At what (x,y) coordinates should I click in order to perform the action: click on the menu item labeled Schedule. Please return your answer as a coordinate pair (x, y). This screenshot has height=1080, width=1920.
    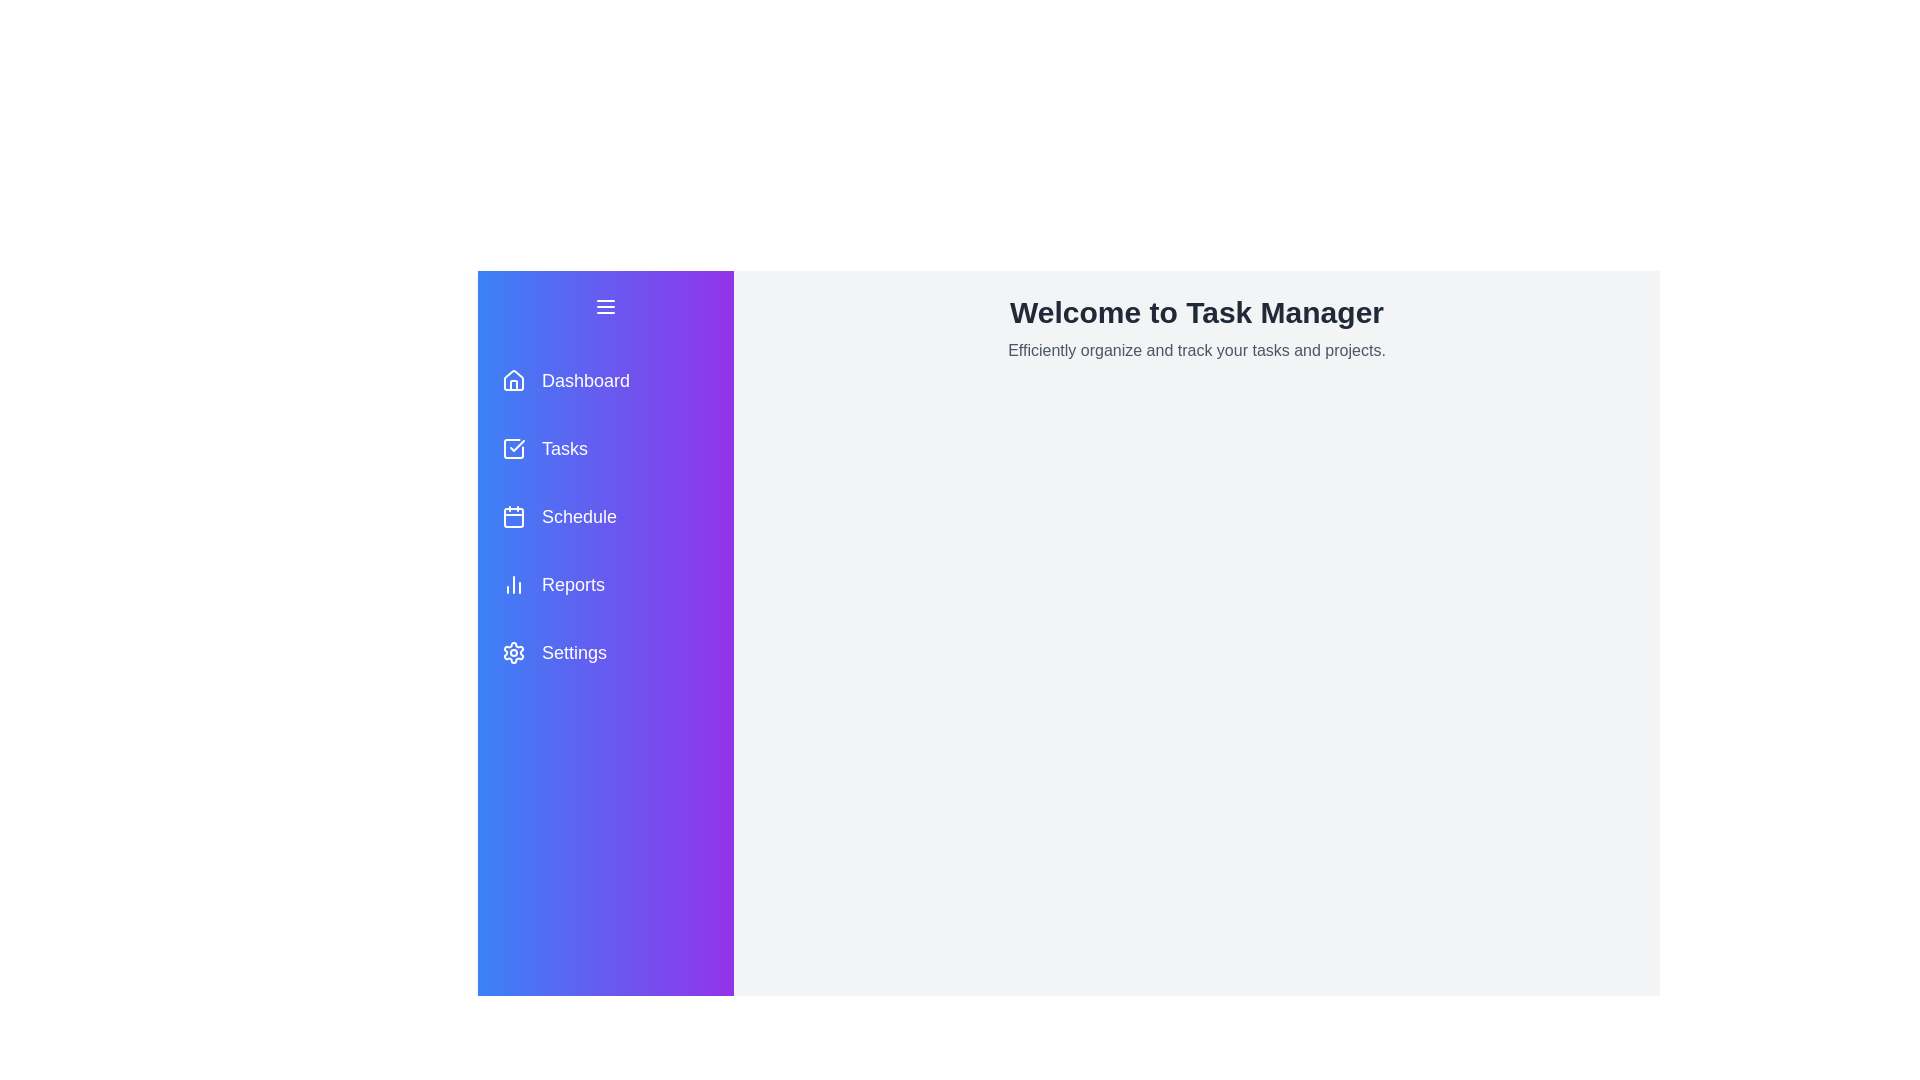
    Looking at the image, I should click on (604, 515).